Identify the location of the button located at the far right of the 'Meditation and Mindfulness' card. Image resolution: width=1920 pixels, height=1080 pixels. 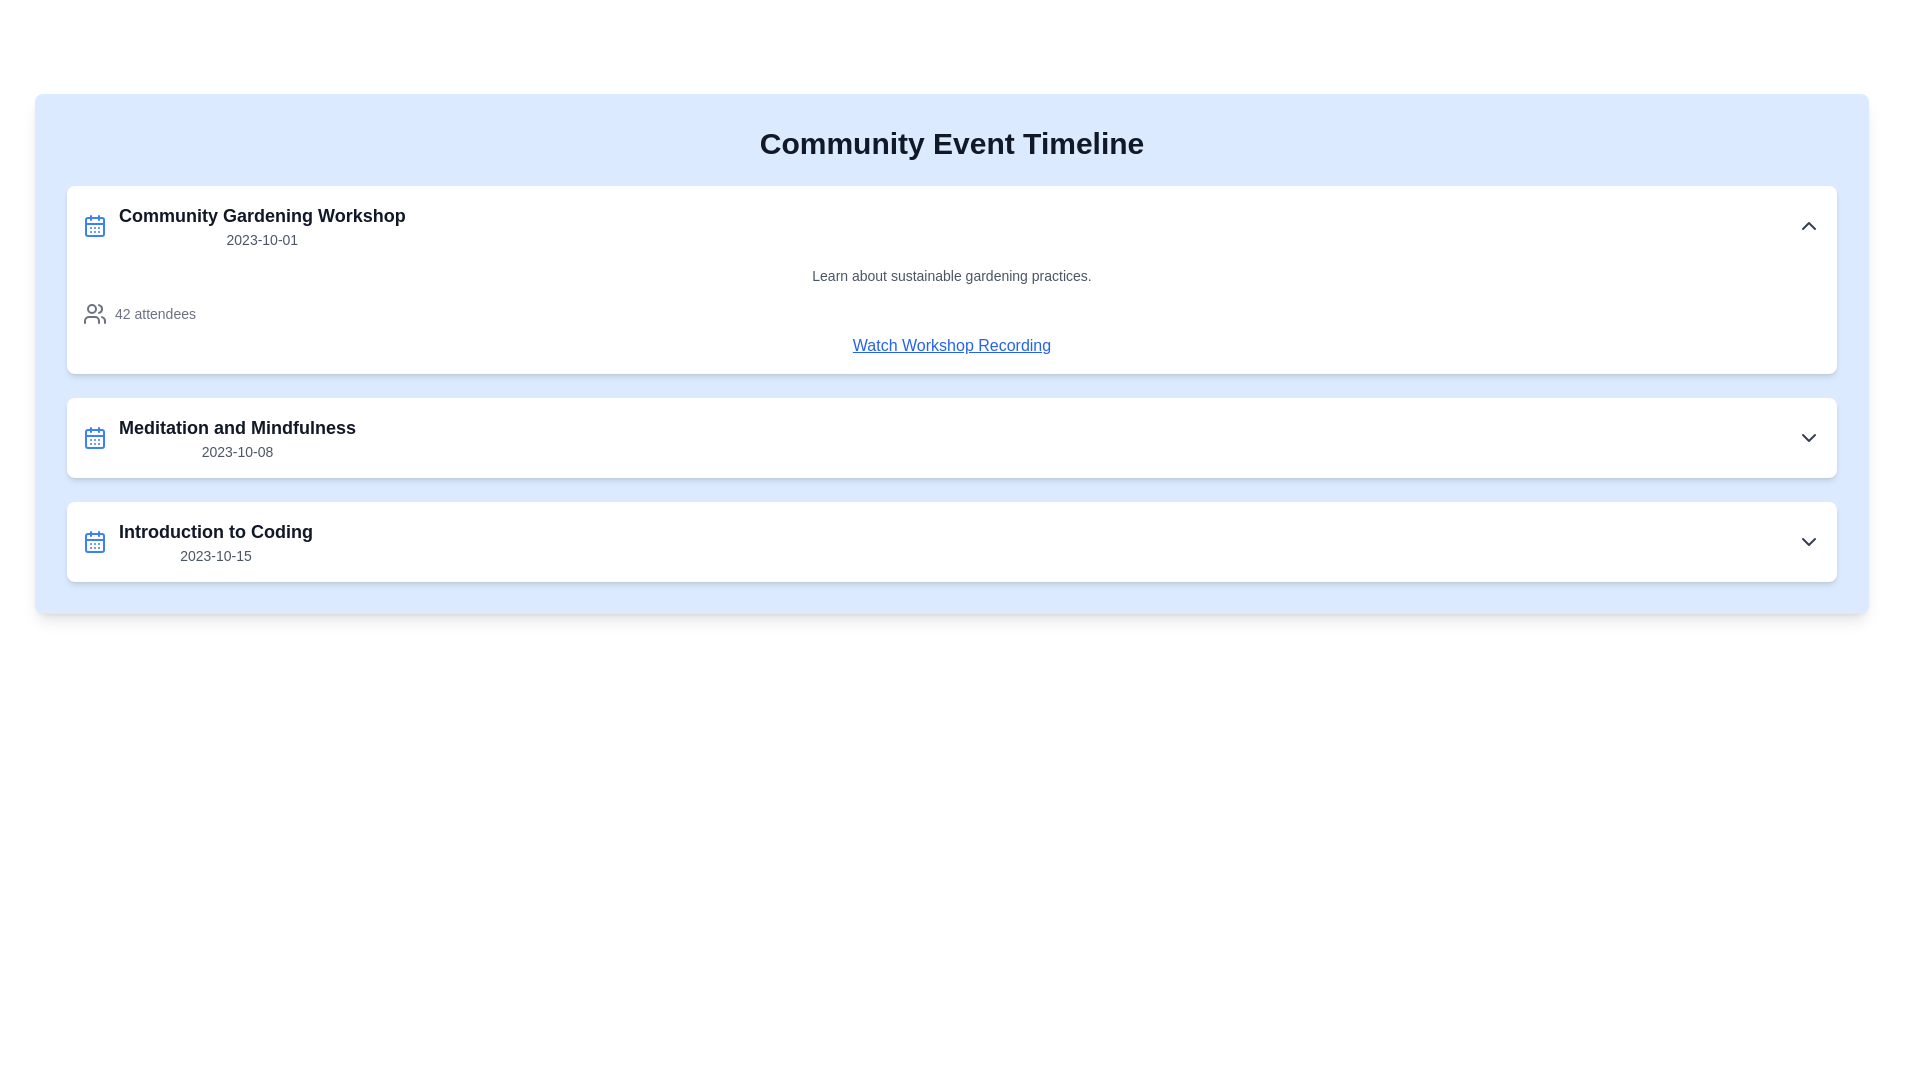
(1809, 437).